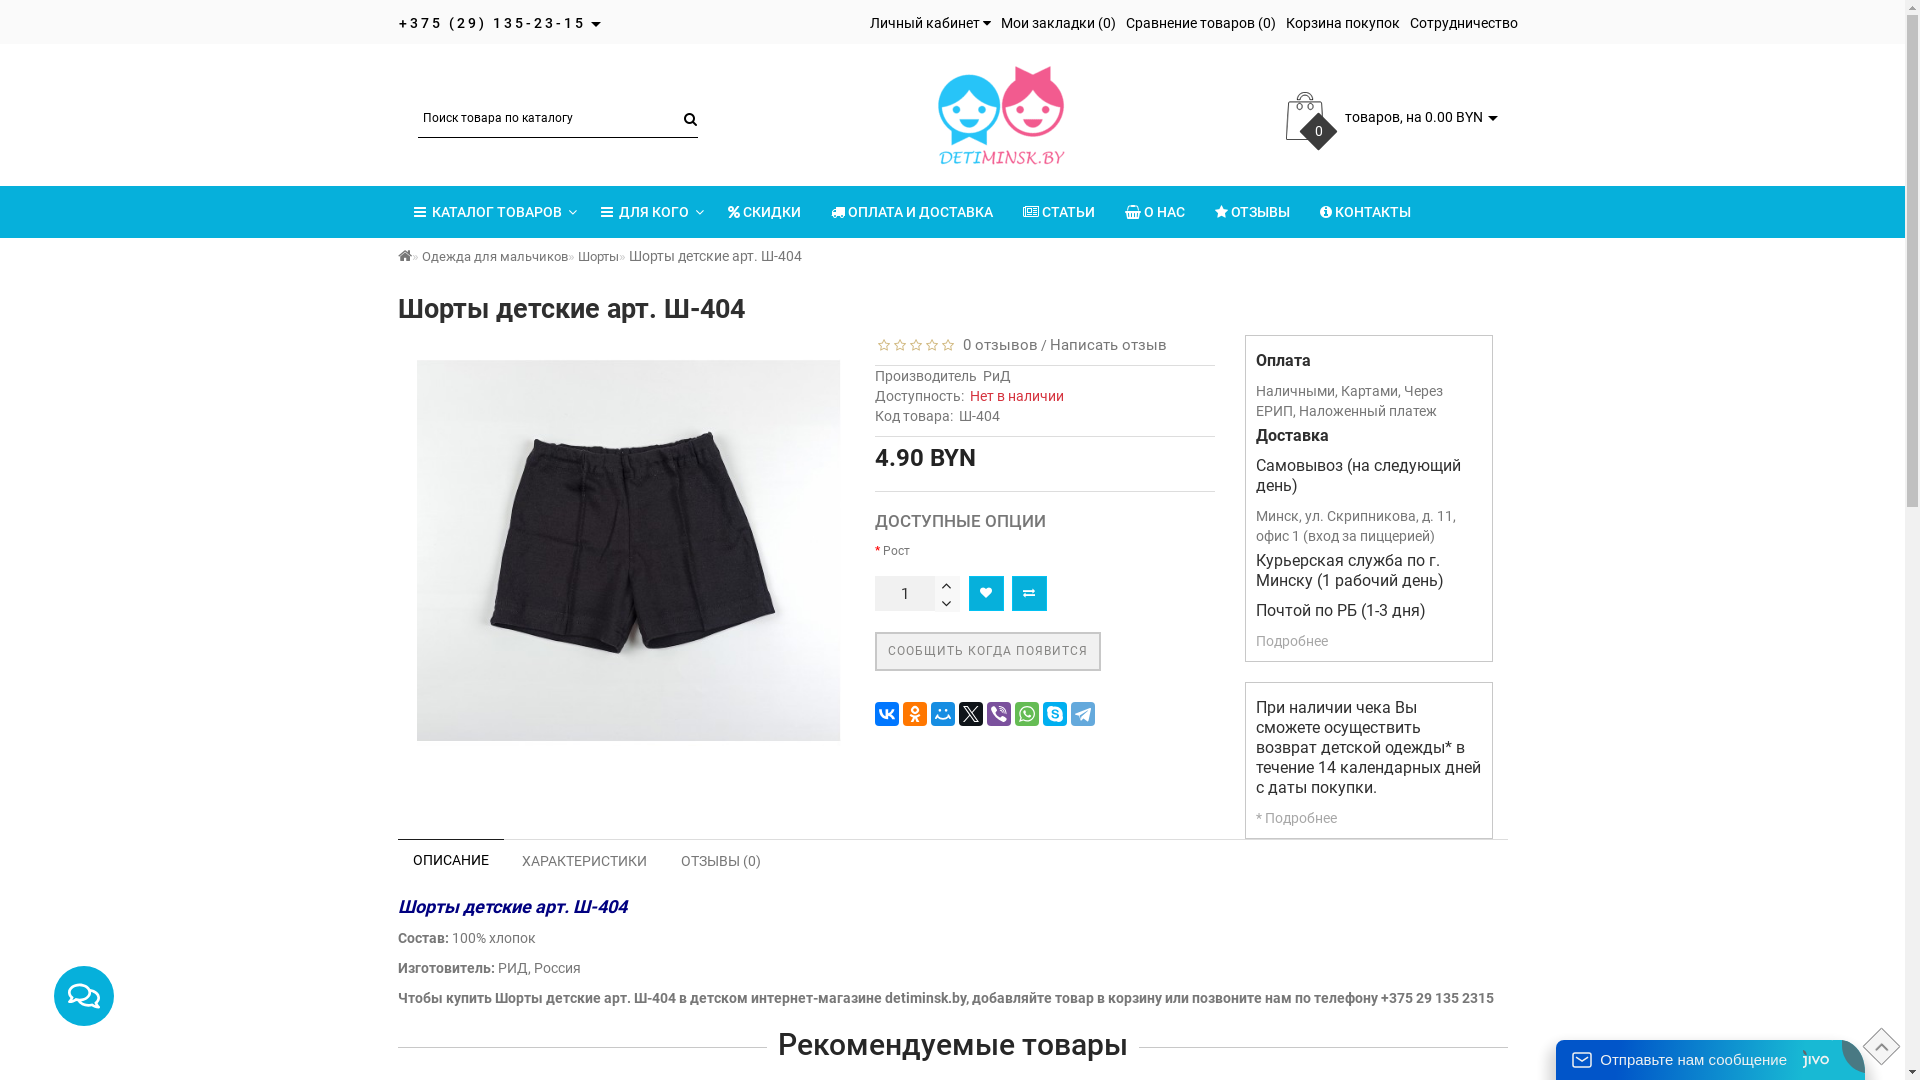  I want to click on 'Telegram', so click(1082, 712).